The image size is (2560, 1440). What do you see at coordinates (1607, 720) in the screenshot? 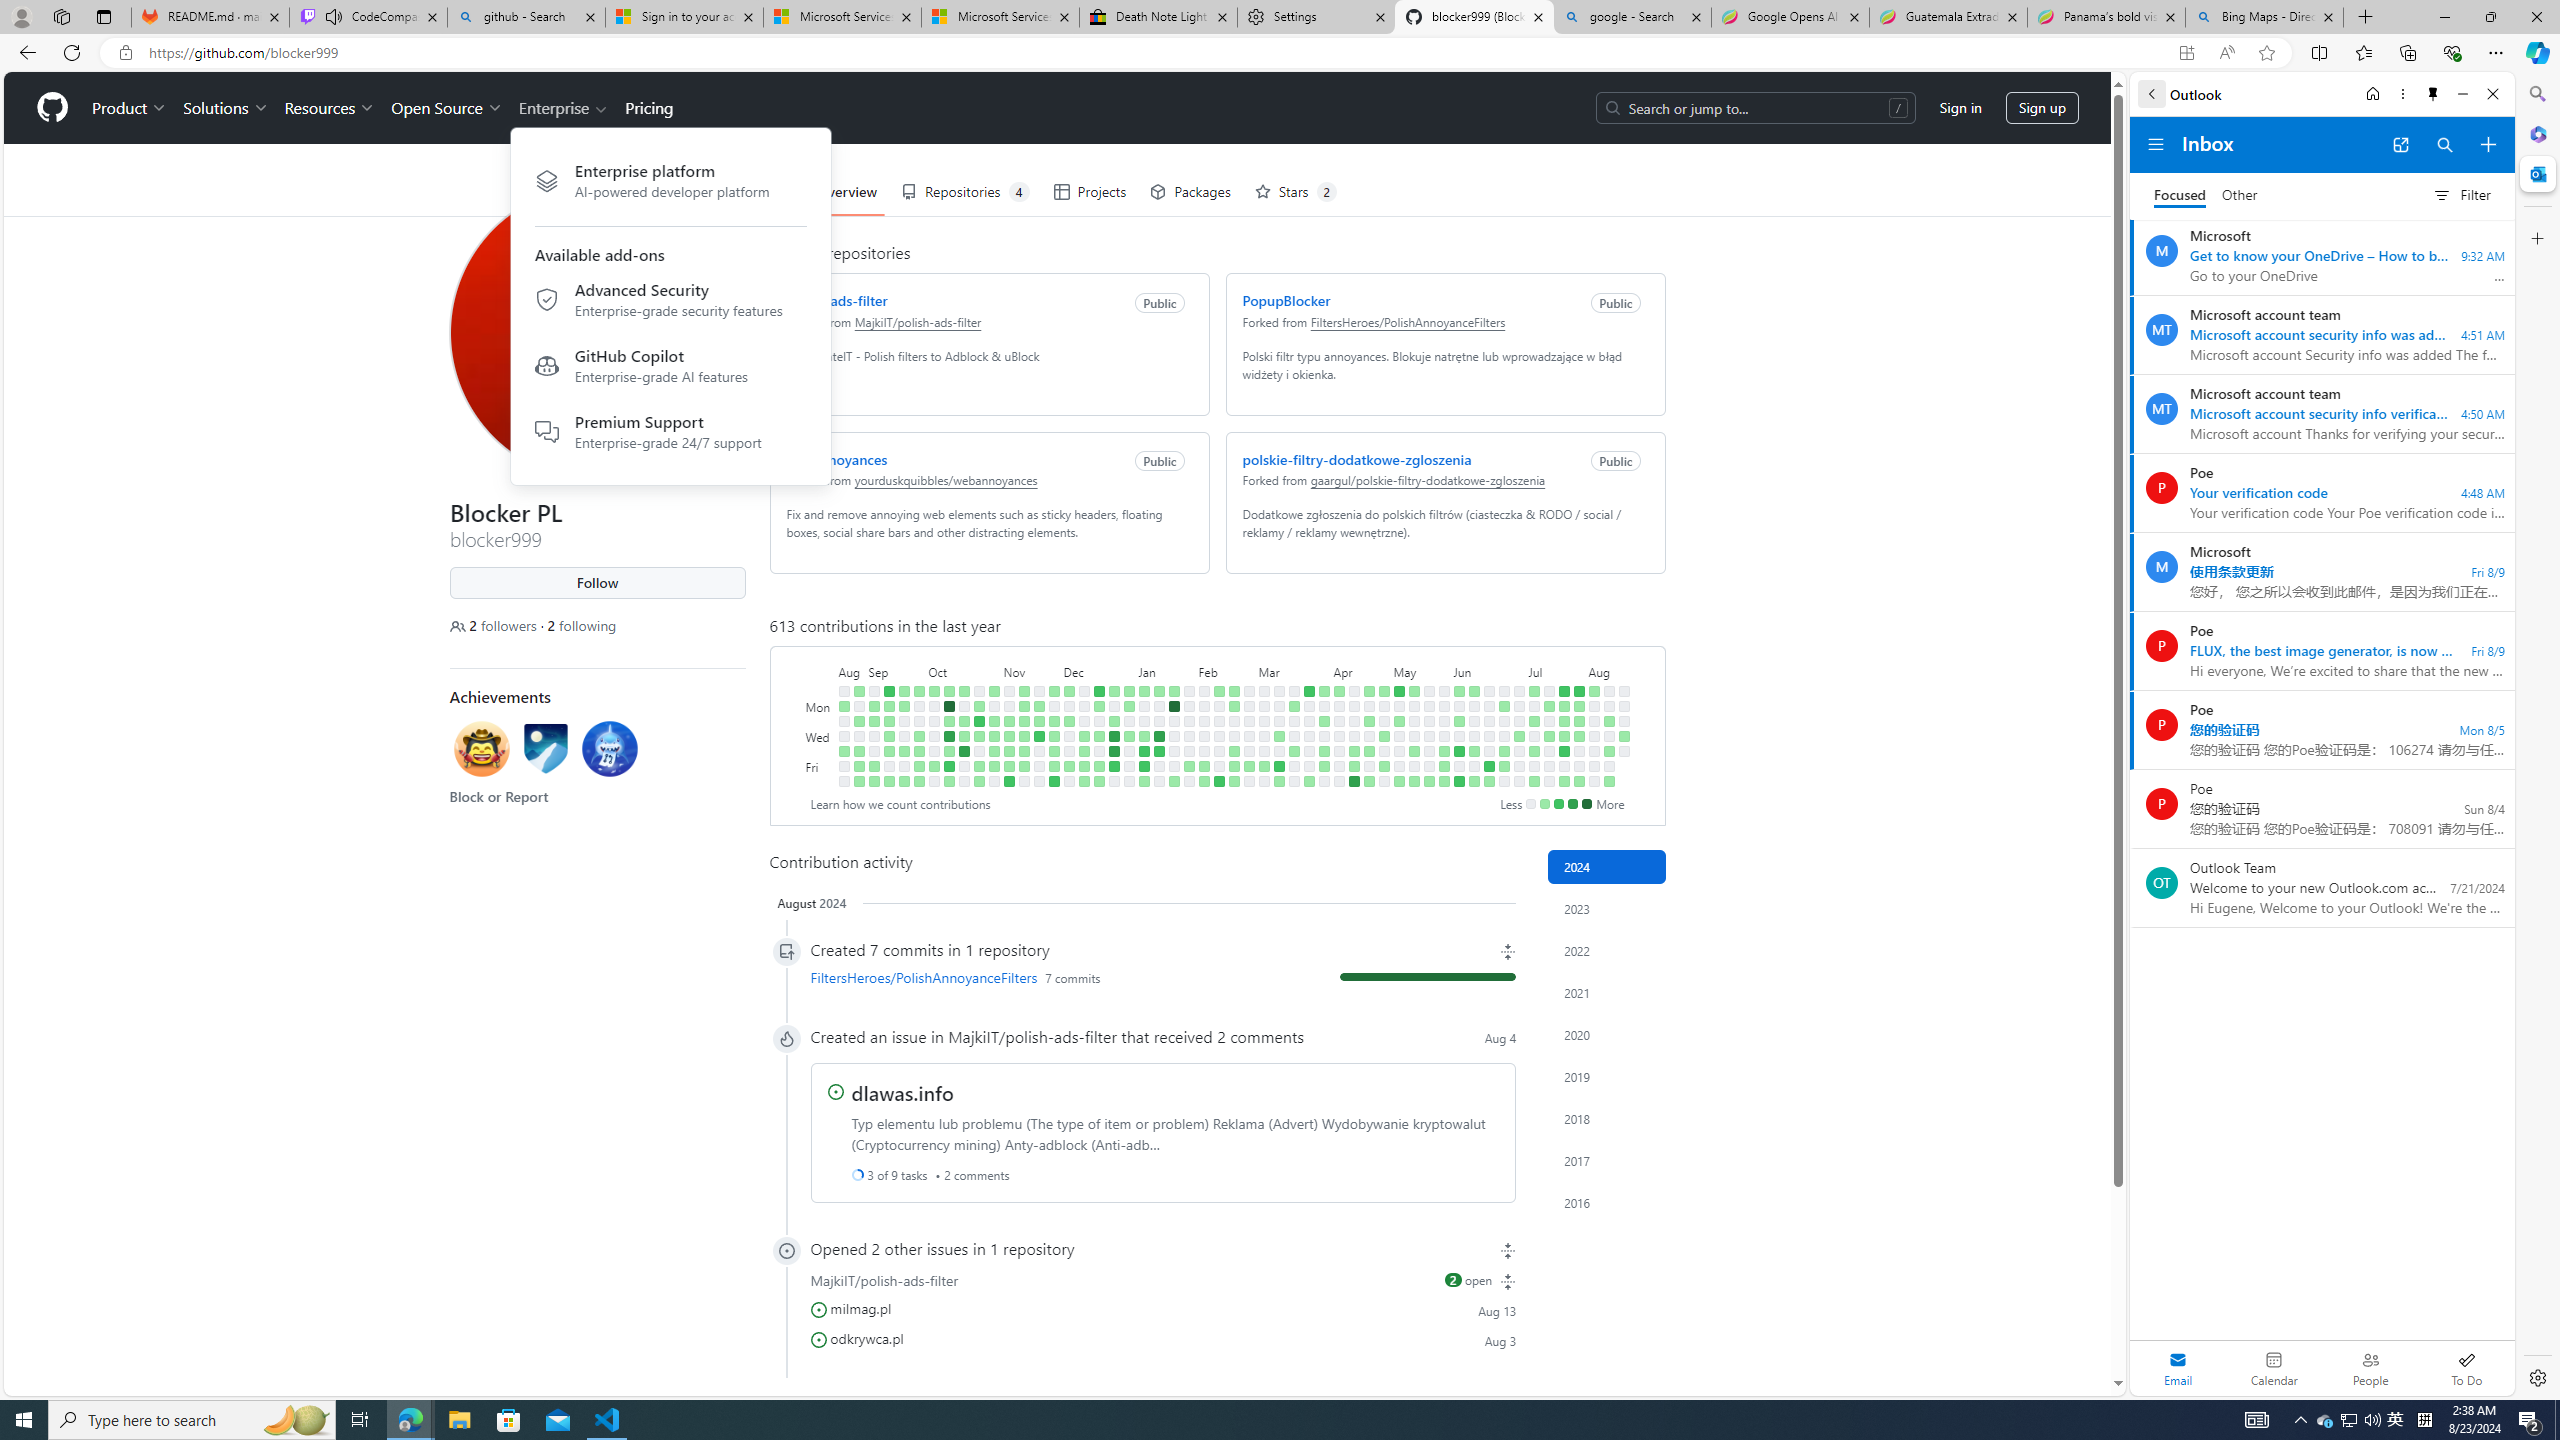
I see `'3 contributions on August 13th.'` at bounding box center [1607, 720].